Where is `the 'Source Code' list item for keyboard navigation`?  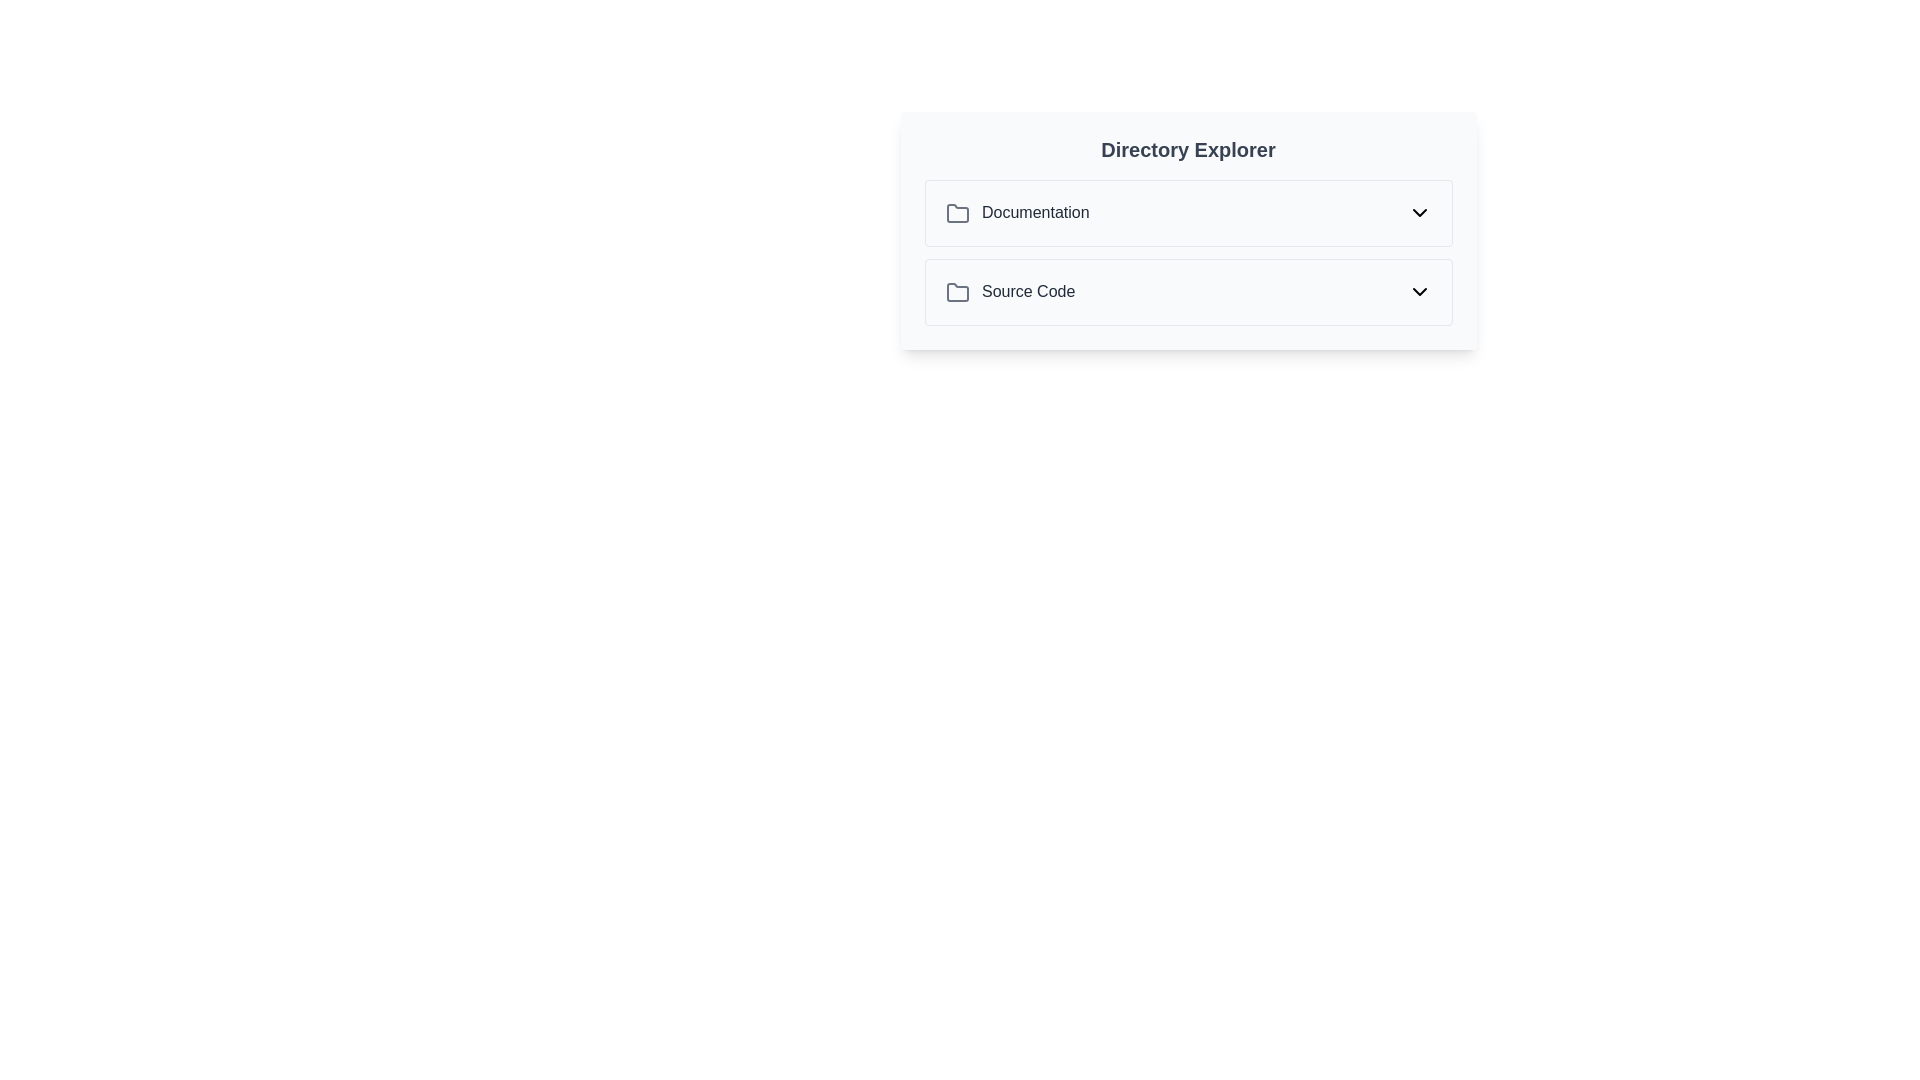
the 'Source Code' list item for keyboard navigation is located at coordinates (1188, 292).